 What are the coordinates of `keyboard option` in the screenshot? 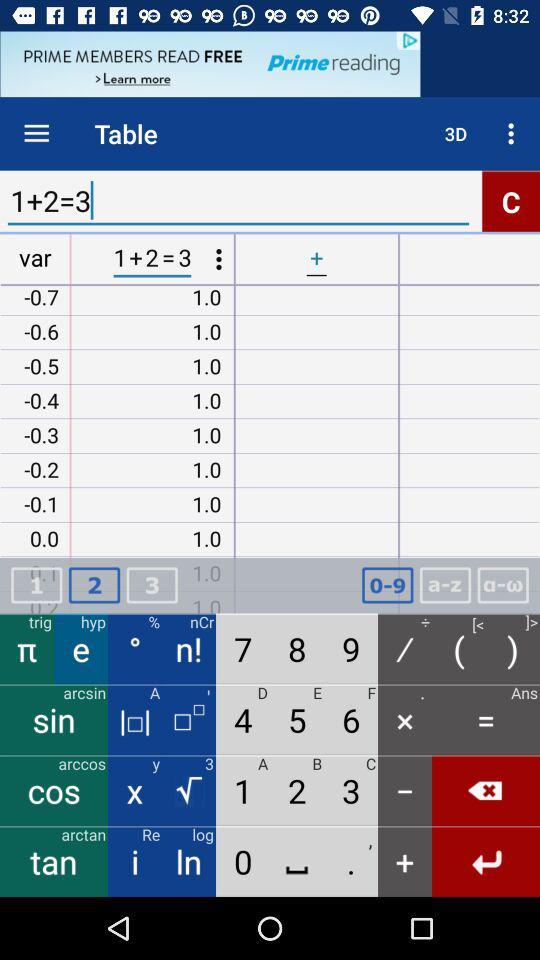 It's located at (387, 585).